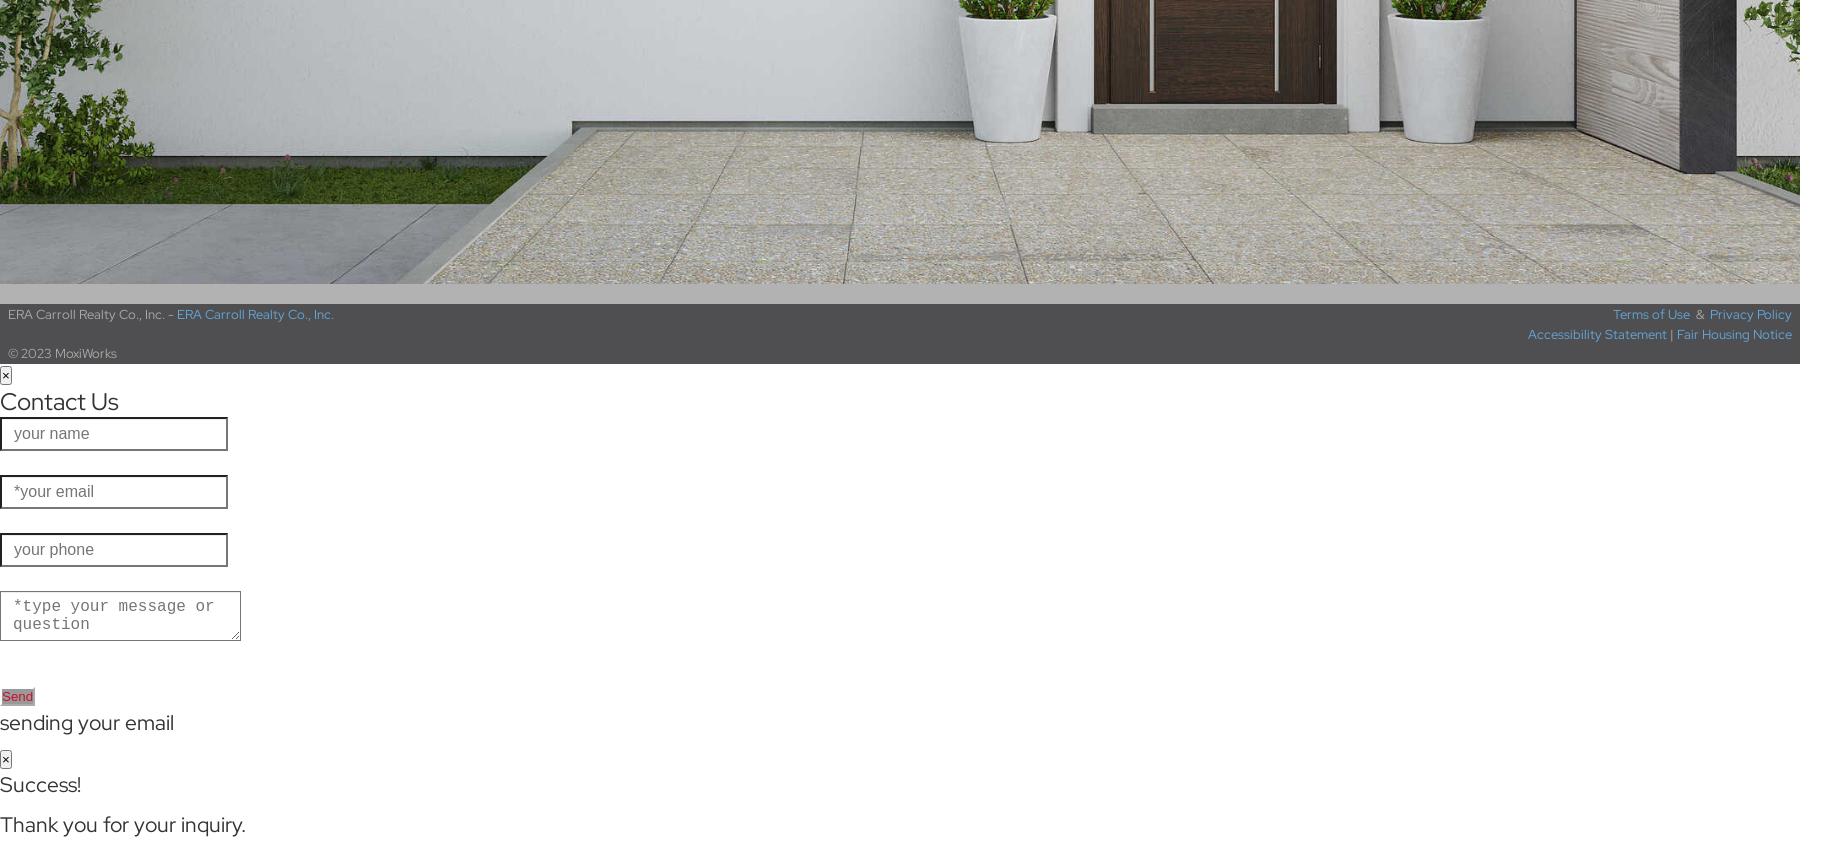  What do you see at coordinates (1732, 332) in the screenshot?
I see `'Fair Housing Notice'` at bounding box center [1732, 332].